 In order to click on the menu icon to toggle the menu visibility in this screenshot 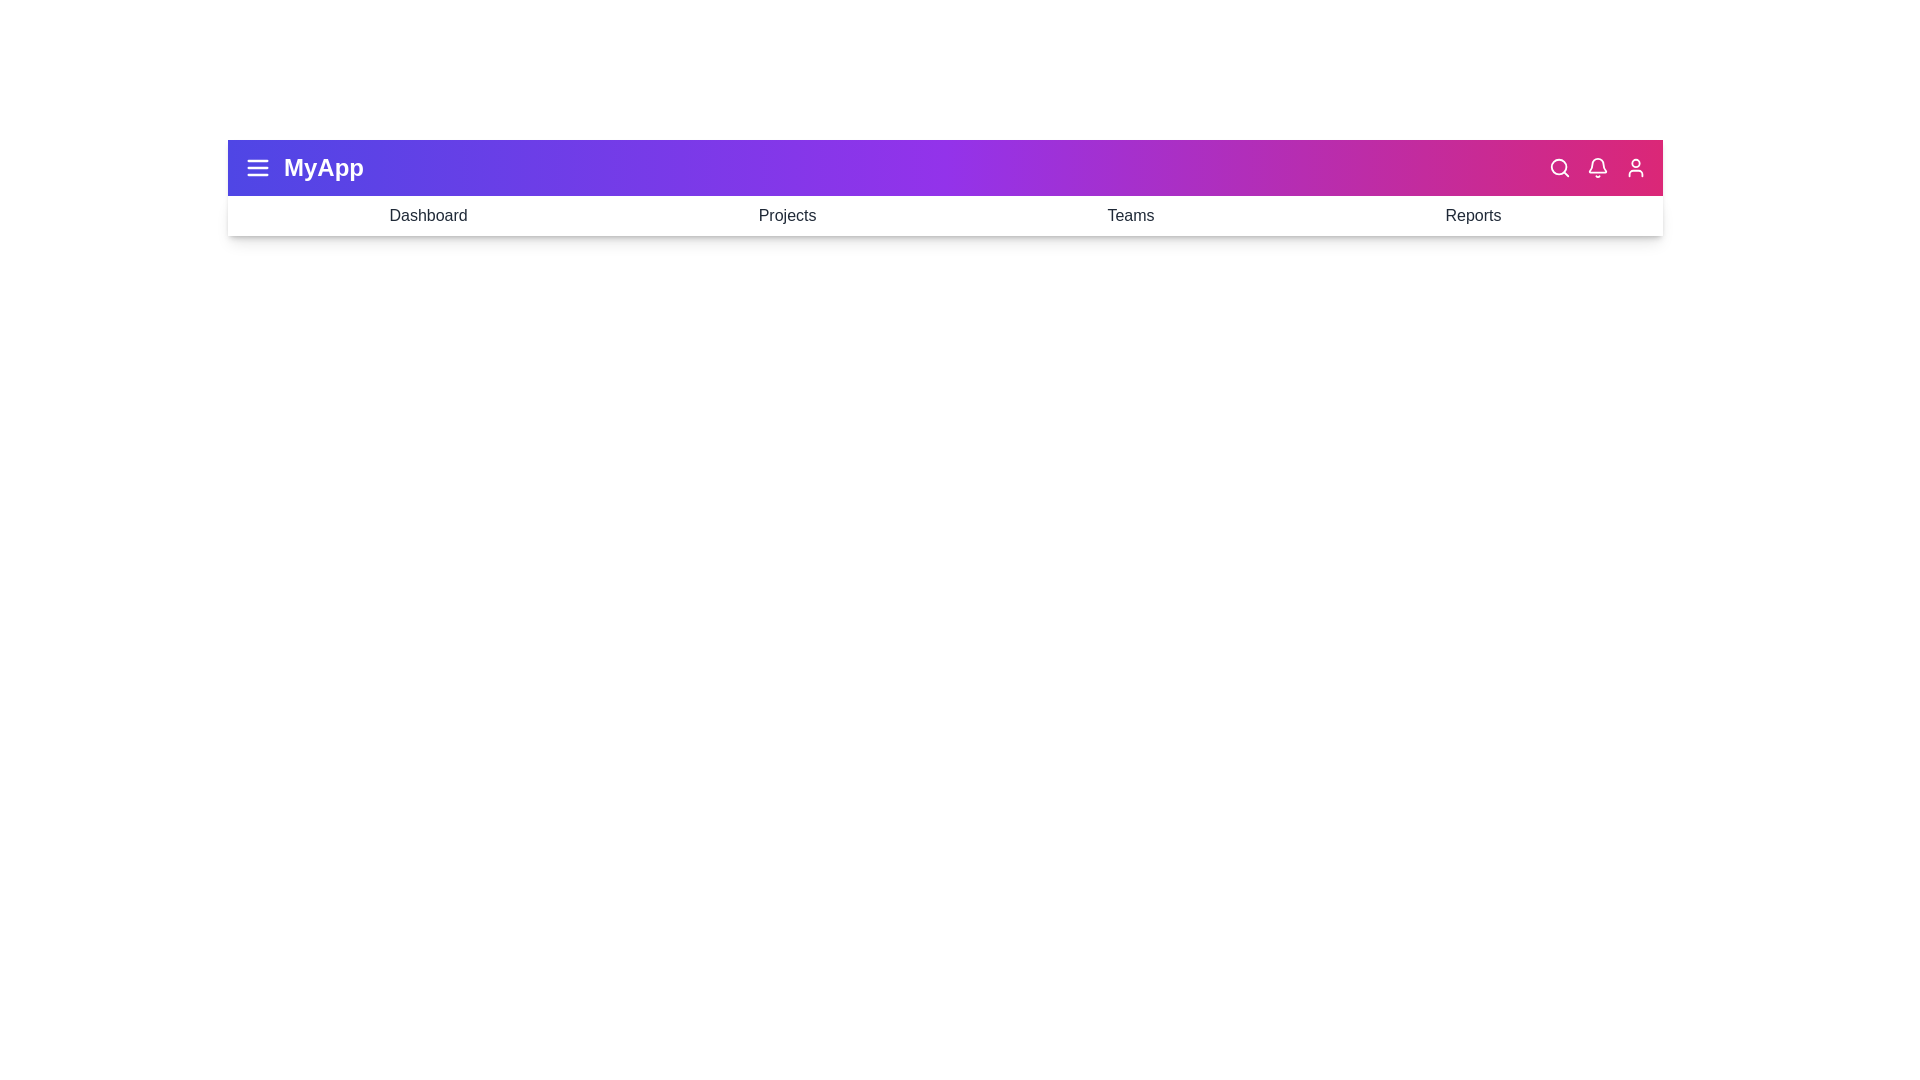, I will do `click(257, 167)`.